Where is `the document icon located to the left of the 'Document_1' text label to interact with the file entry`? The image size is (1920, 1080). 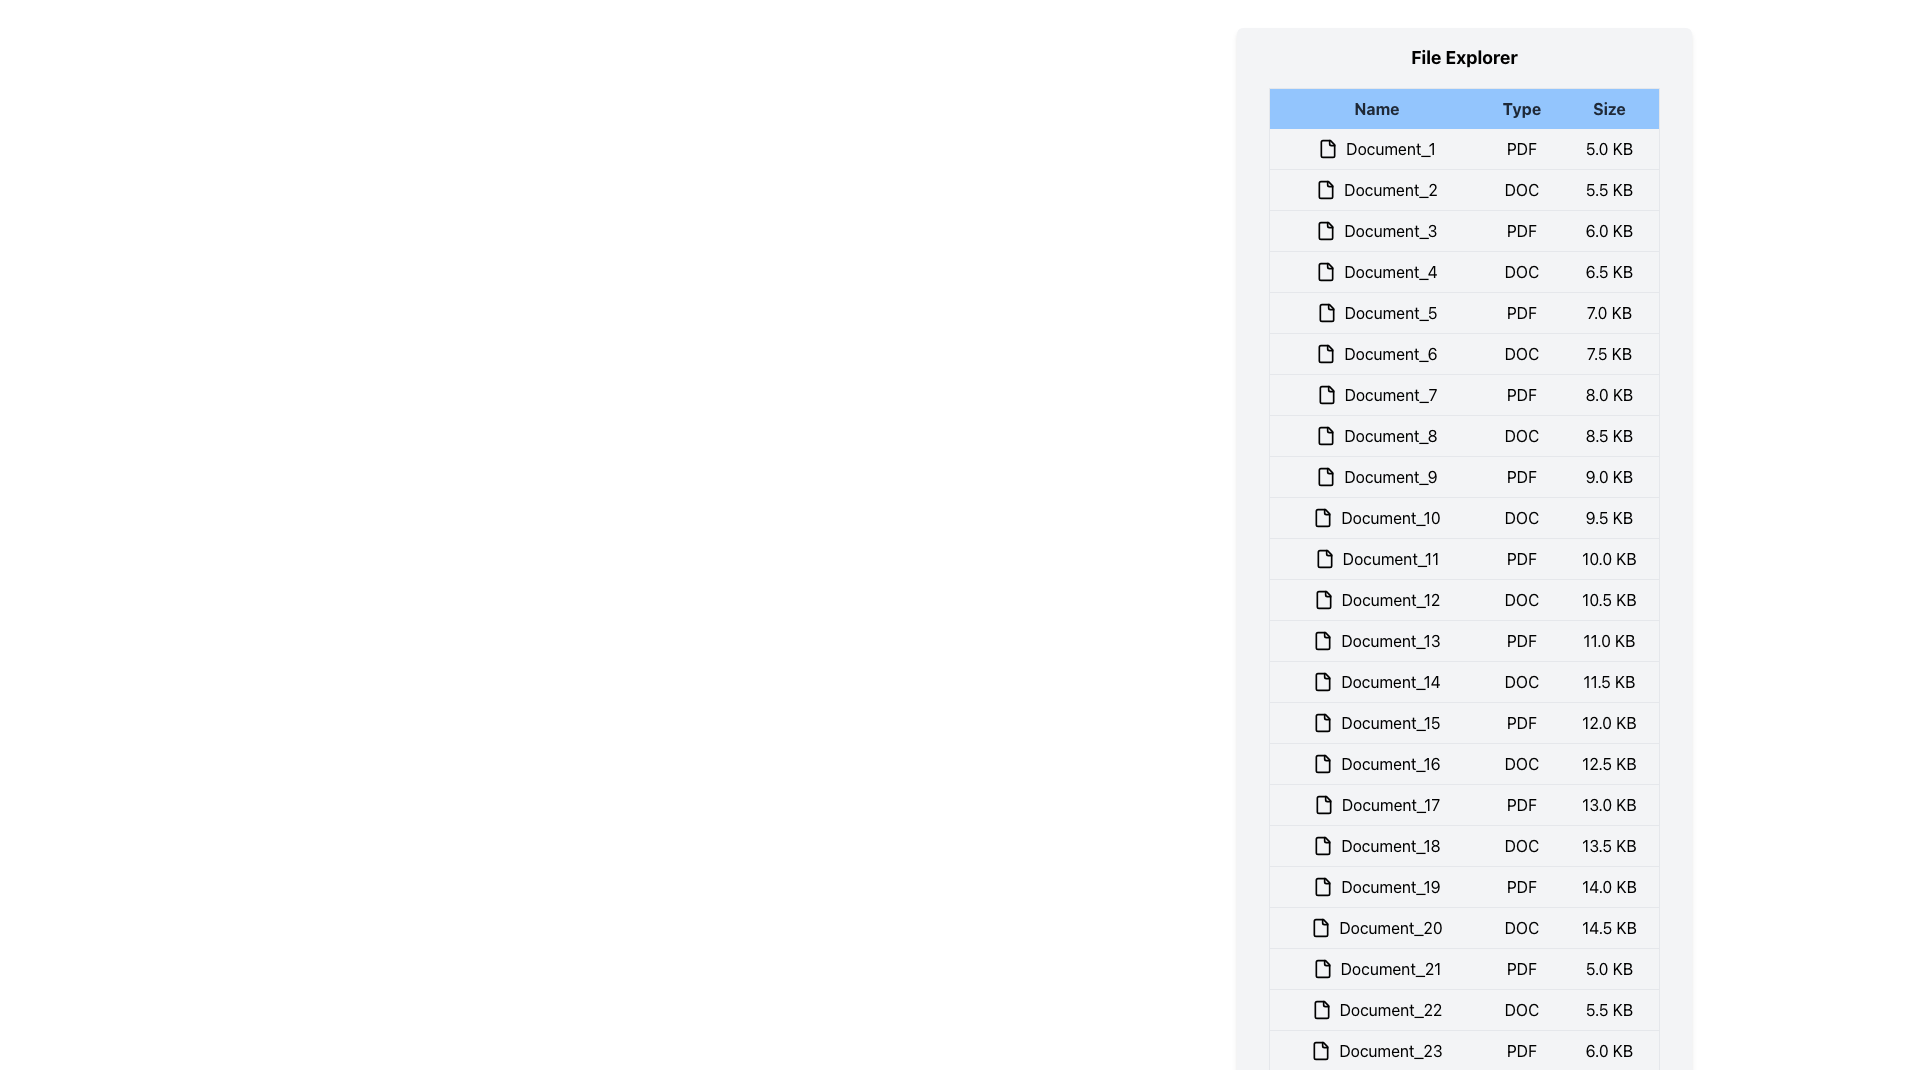 the document icon located to the left of the 'Document_1' text label to interact with the file entry is located at coordinates (1328, 148).